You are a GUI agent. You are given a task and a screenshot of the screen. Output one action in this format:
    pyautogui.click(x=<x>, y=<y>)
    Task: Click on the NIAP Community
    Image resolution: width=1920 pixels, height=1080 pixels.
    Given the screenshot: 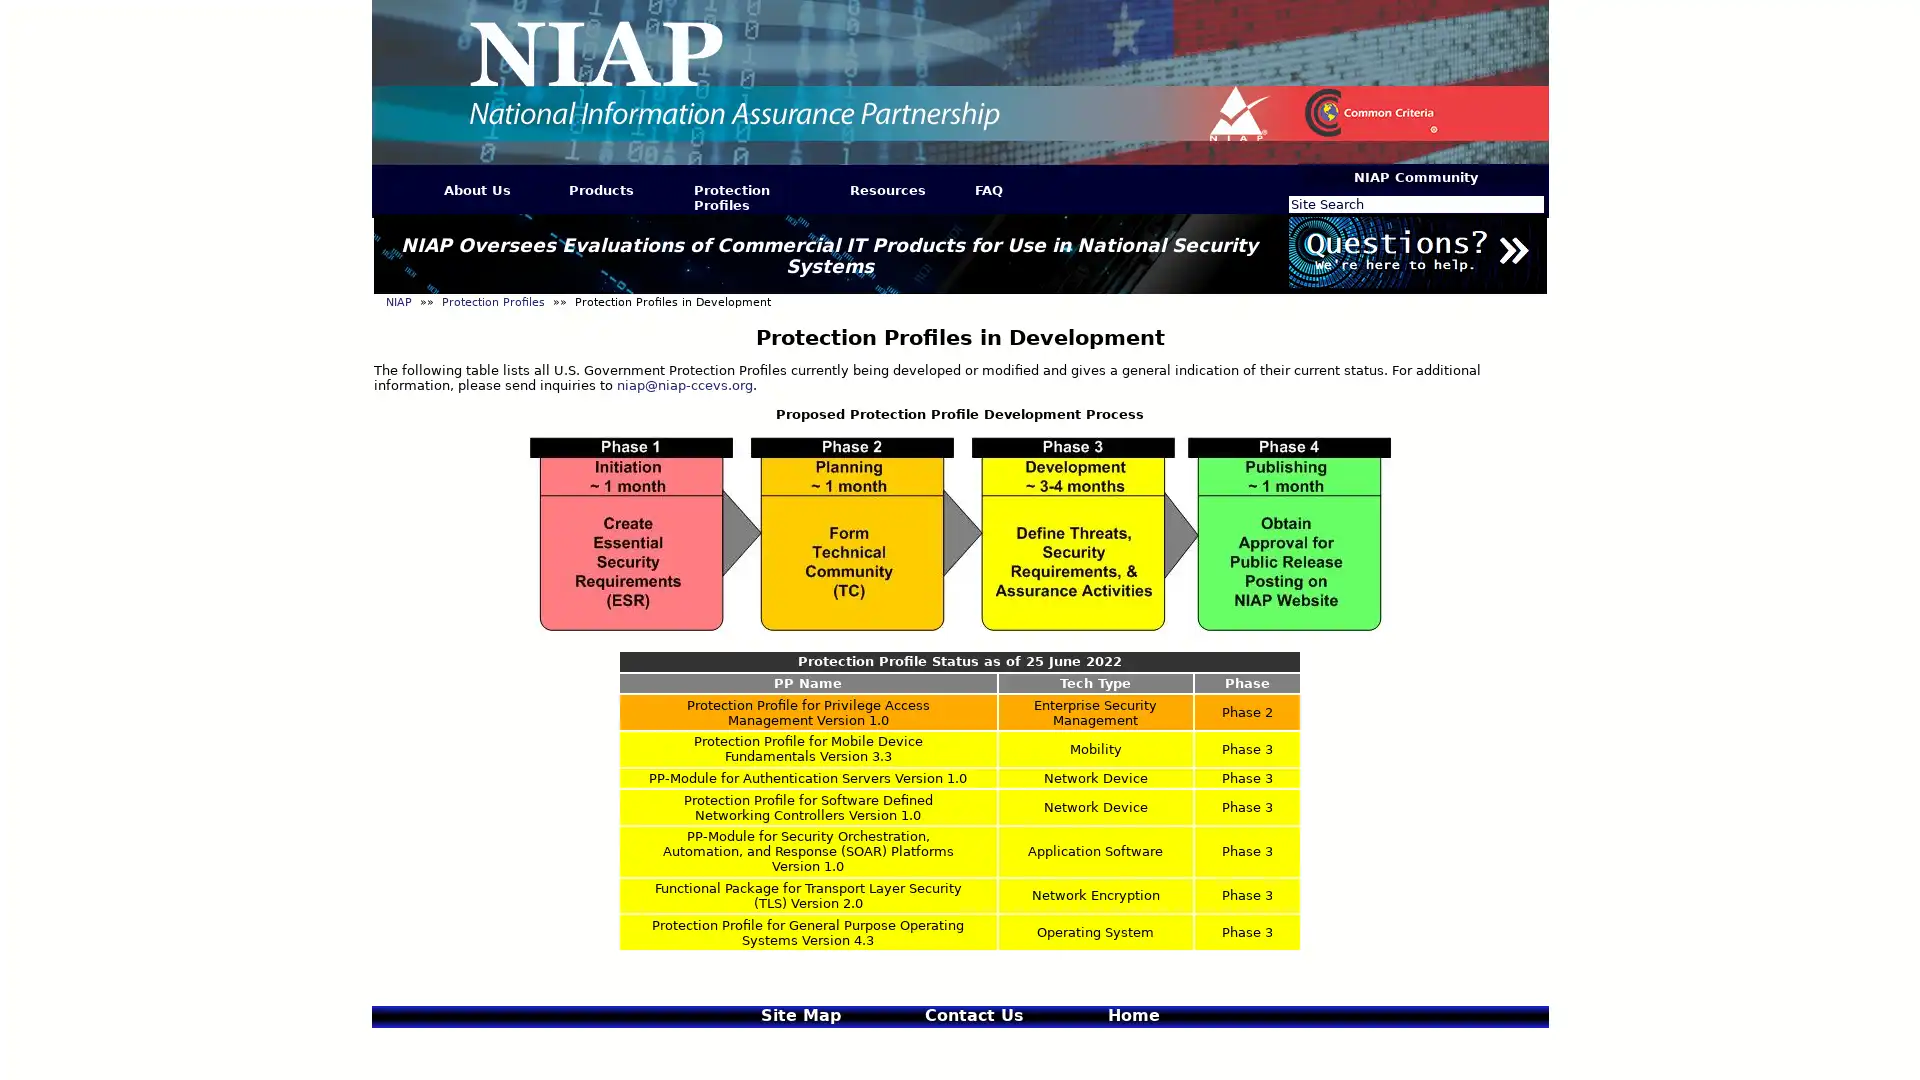 What is the action you would take?
    pyautogui.click(x=1421, y=176)
    